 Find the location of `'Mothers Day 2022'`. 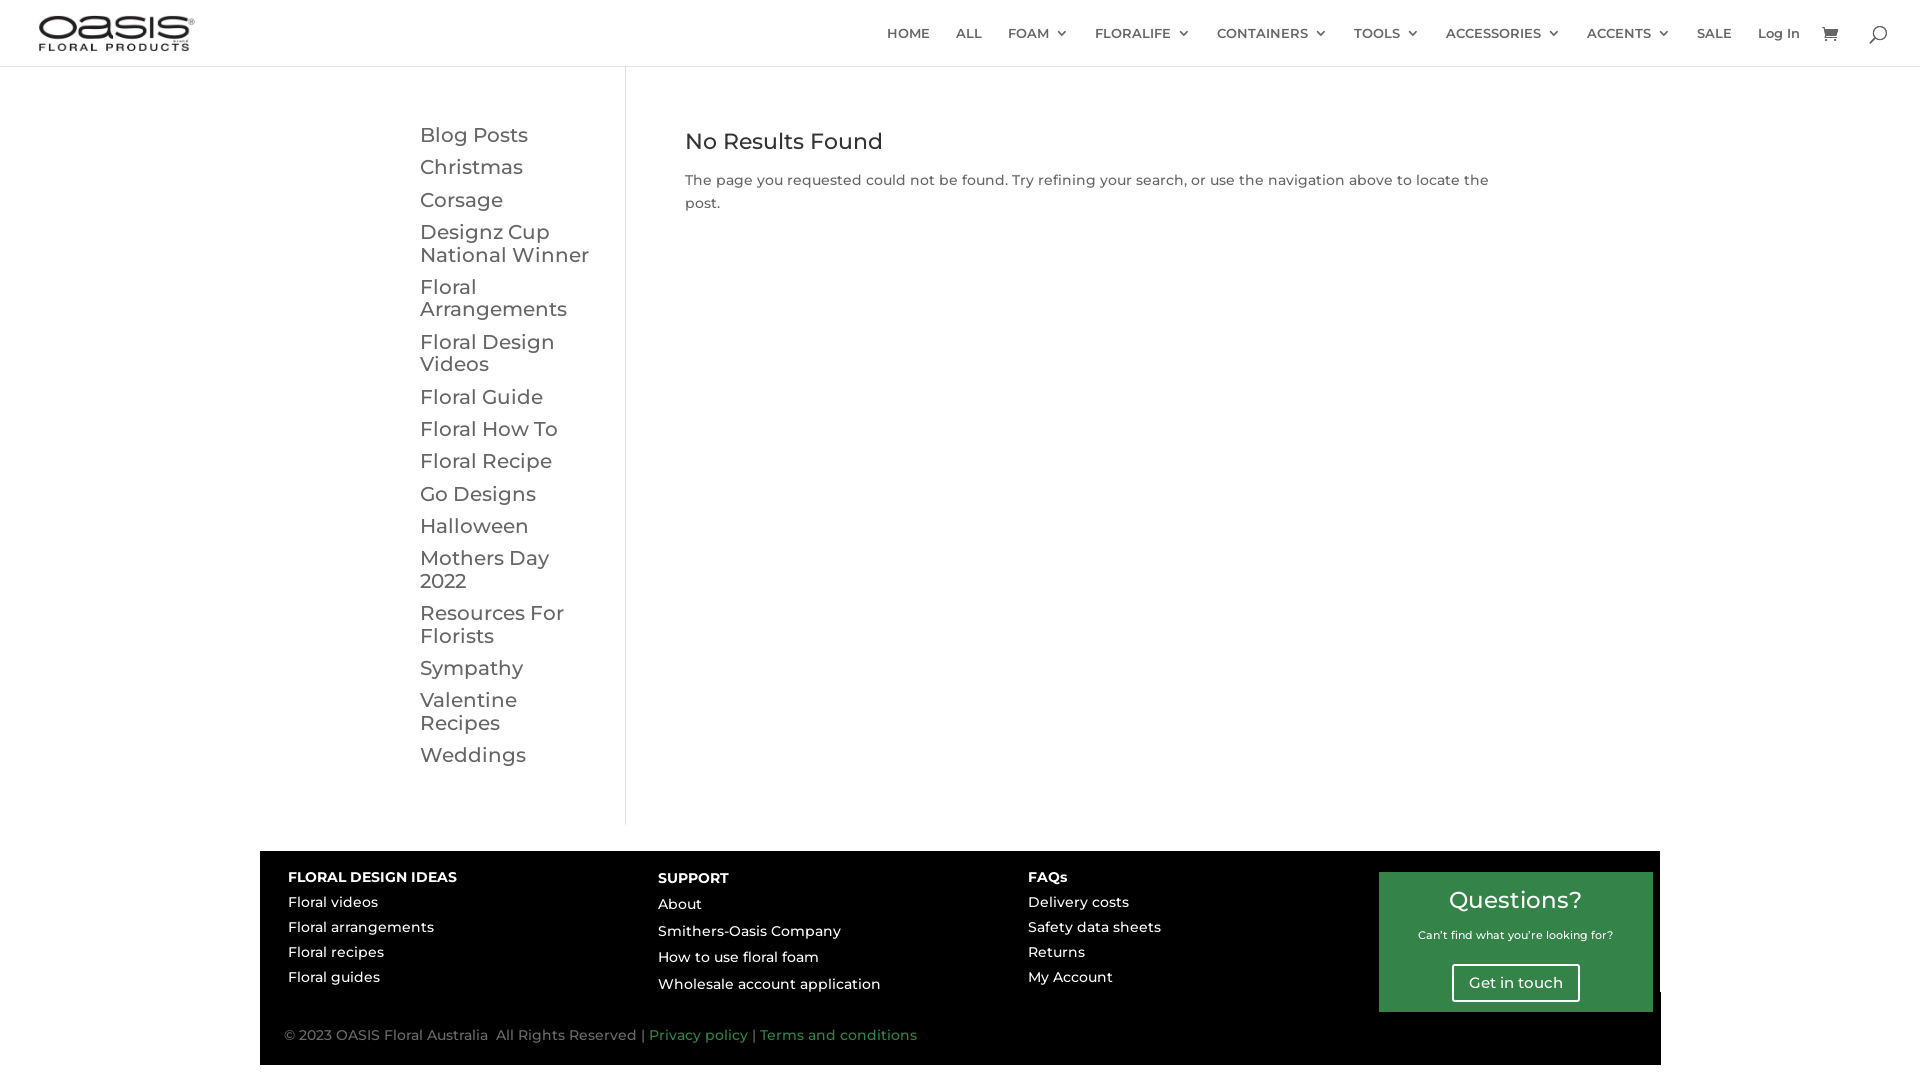

'Mothers Day 2022' is located at coordinates (419, 569).